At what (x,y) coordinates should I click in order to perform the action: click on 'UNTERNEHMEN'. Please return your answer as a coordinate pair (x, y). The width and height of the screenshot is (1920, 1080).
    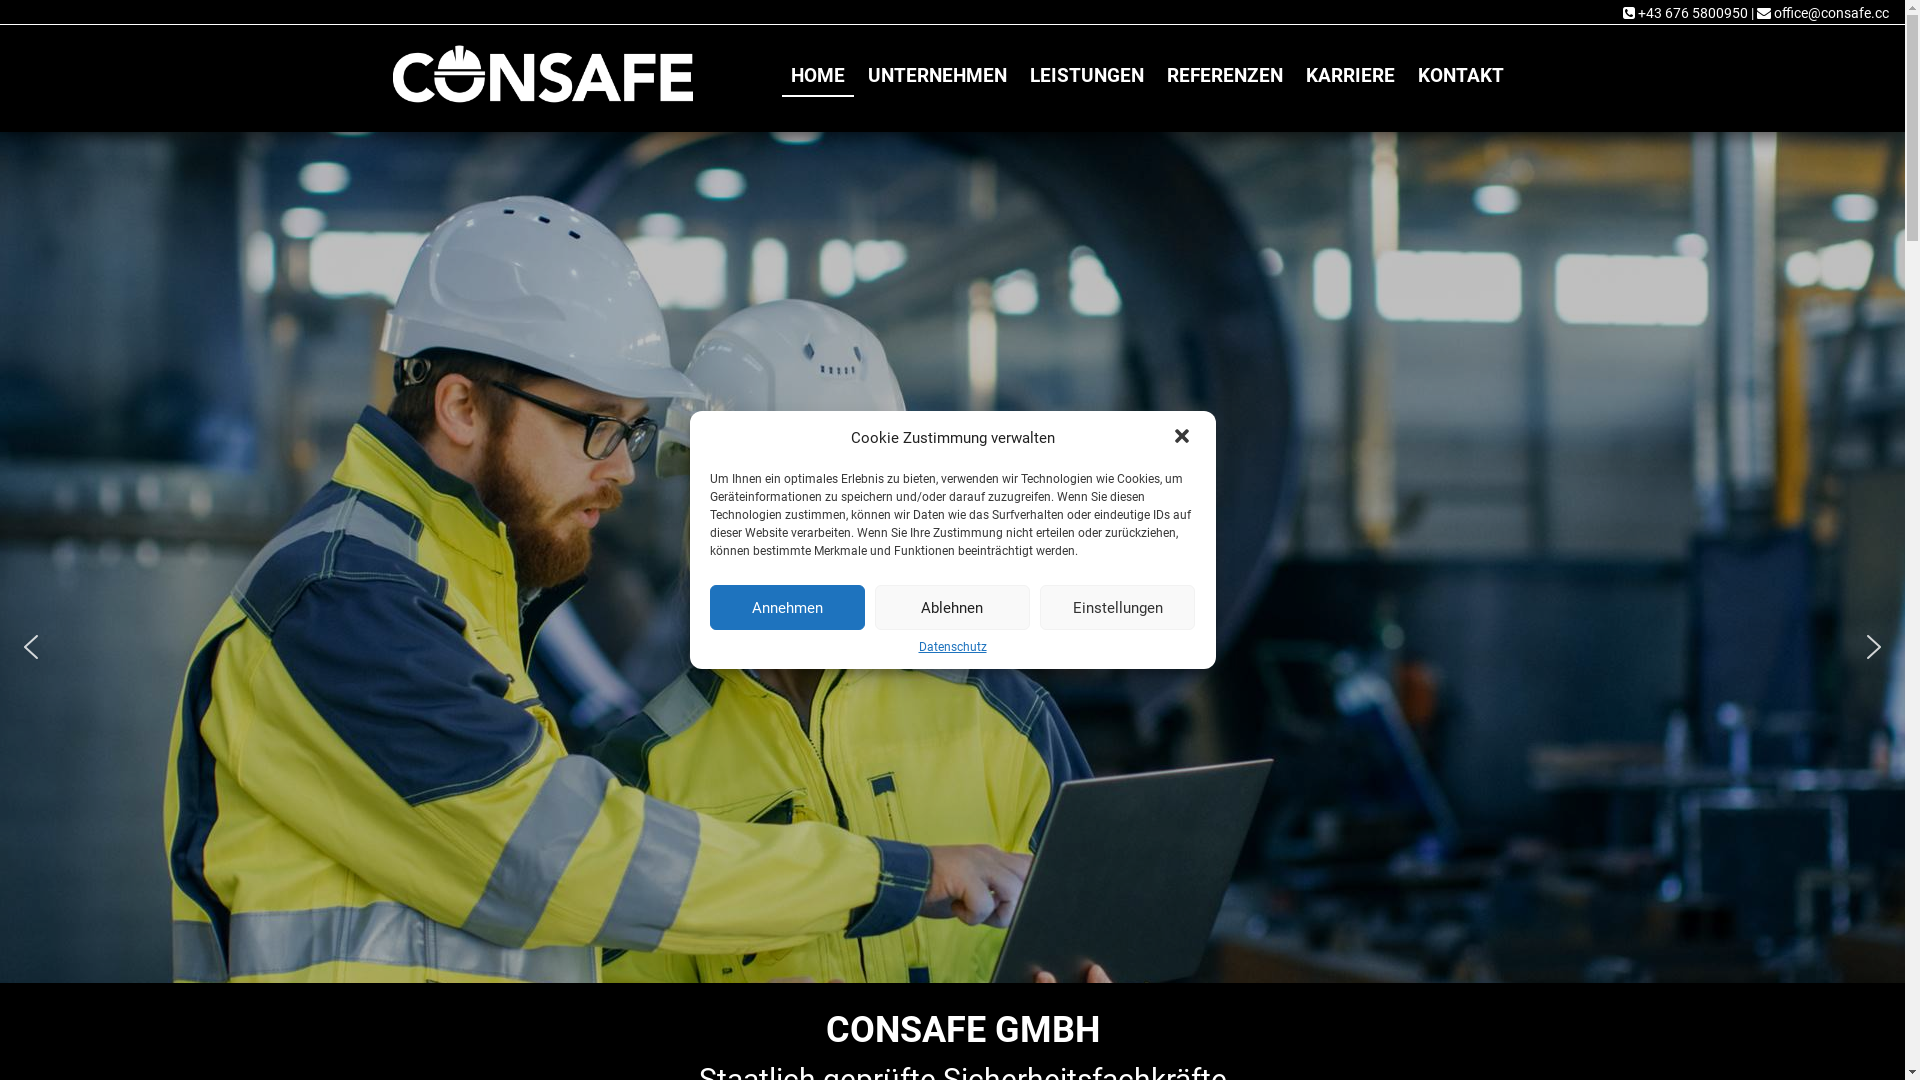
    Looking at the image, I should click on (935, 74).